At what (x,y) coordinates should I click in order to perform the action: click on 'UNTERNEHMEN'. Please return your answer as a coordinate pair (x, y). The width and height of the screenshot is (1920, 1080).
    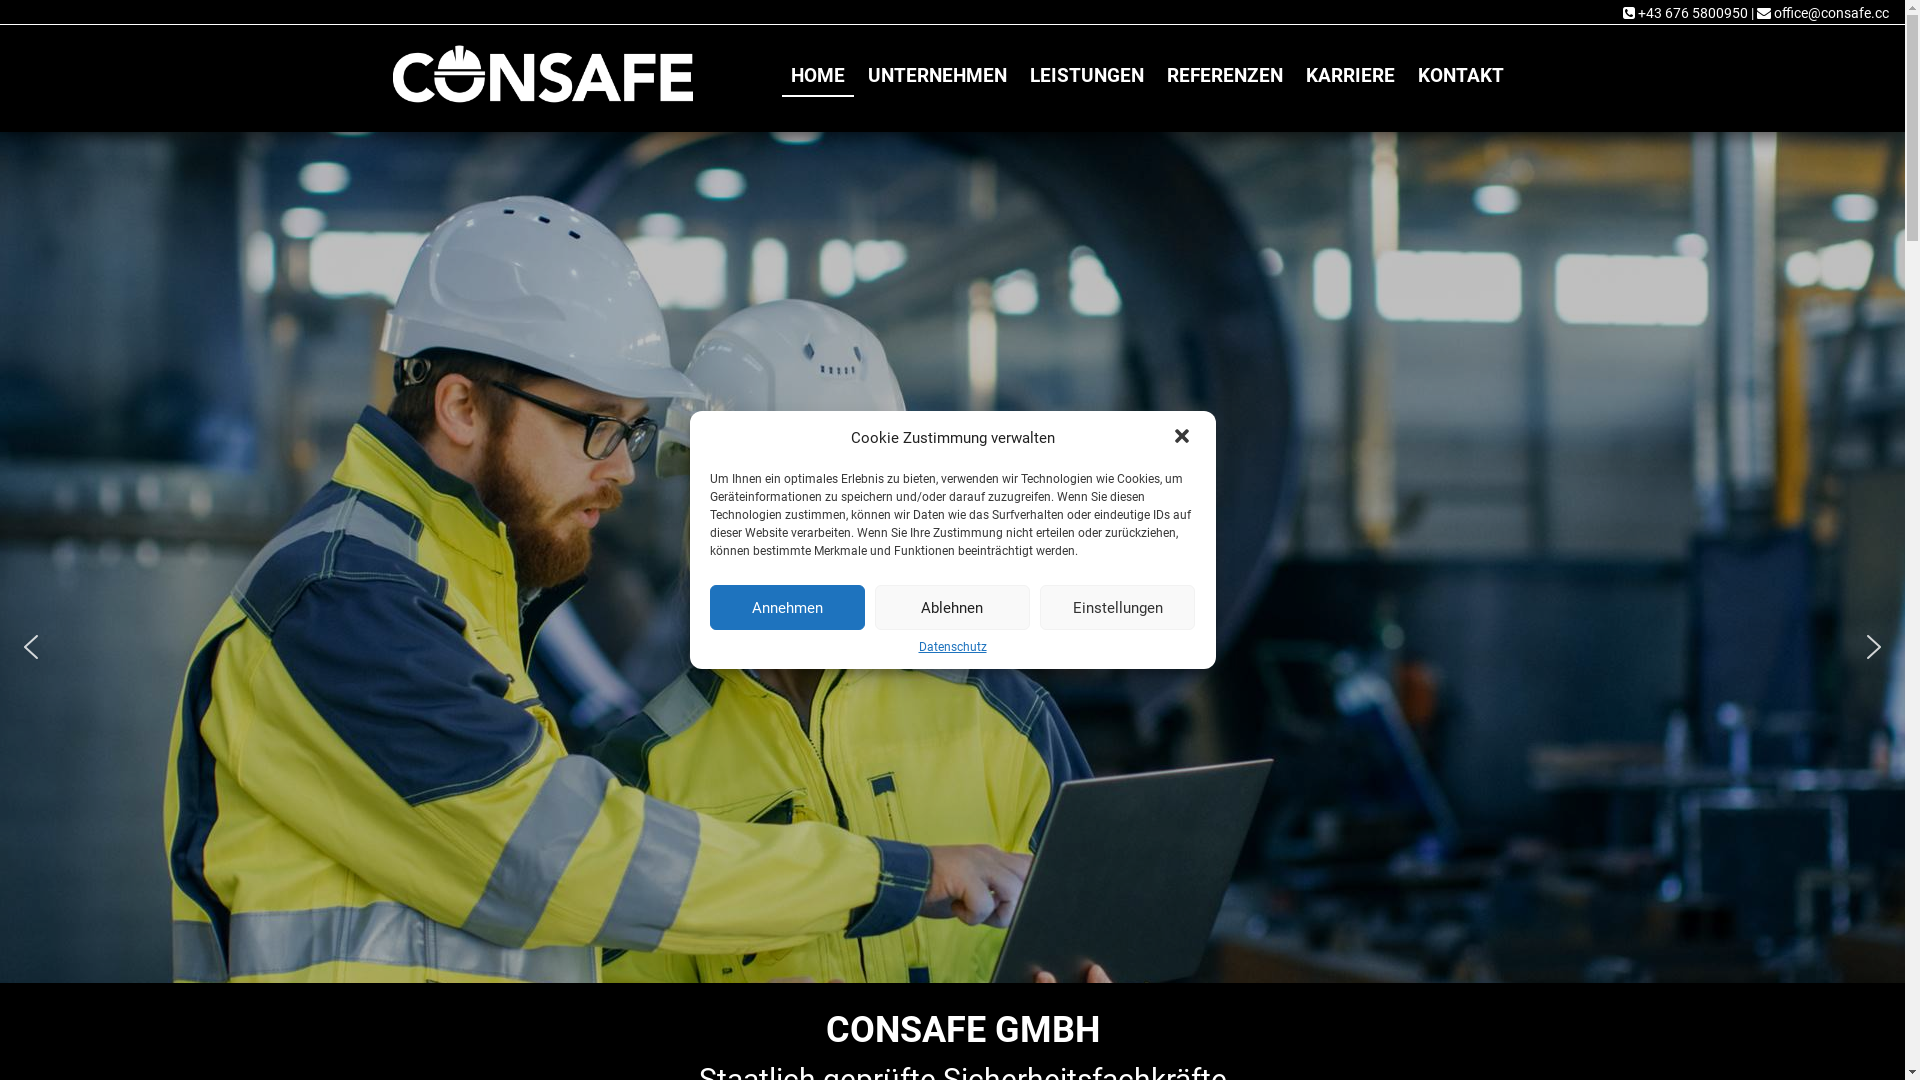
    Looking at the image, I should click on (935, 74).